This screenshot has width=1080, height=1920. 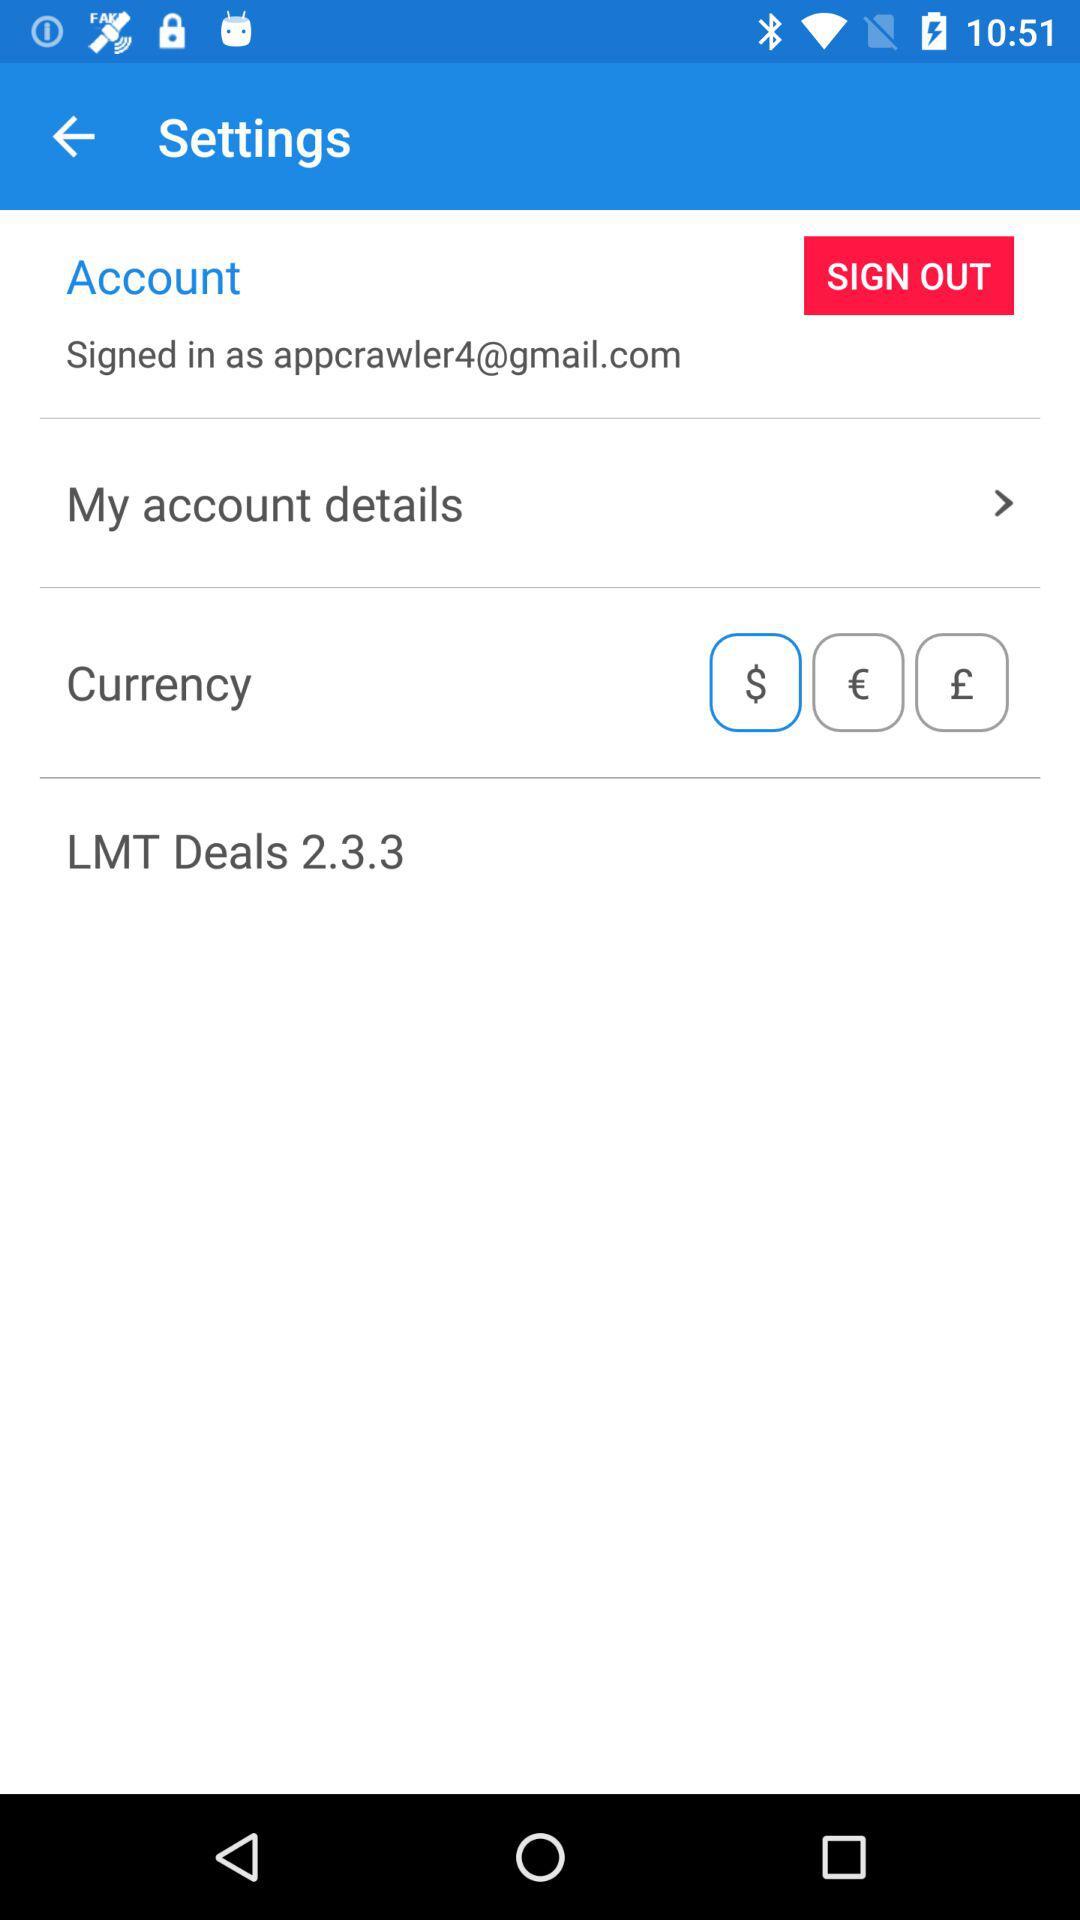 I want to click on the $ item, so click(x=755, y=682).